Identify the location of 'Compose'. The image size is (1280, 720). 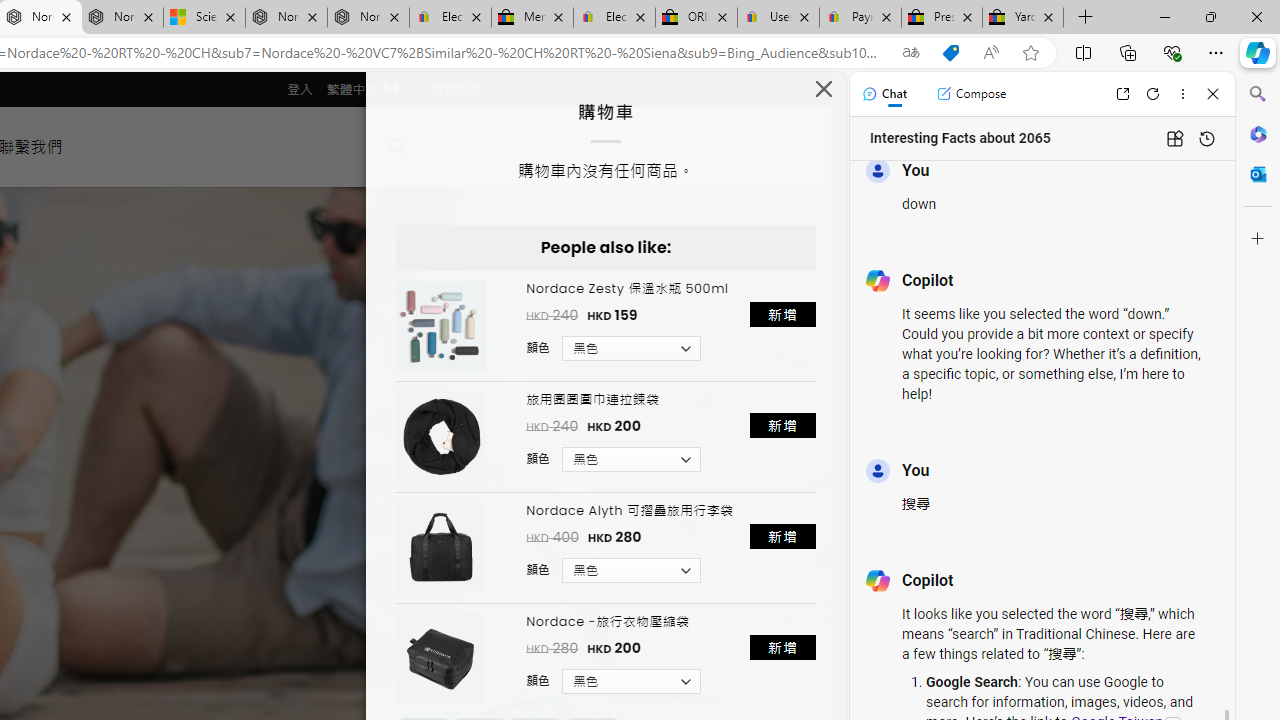
(971, 93).